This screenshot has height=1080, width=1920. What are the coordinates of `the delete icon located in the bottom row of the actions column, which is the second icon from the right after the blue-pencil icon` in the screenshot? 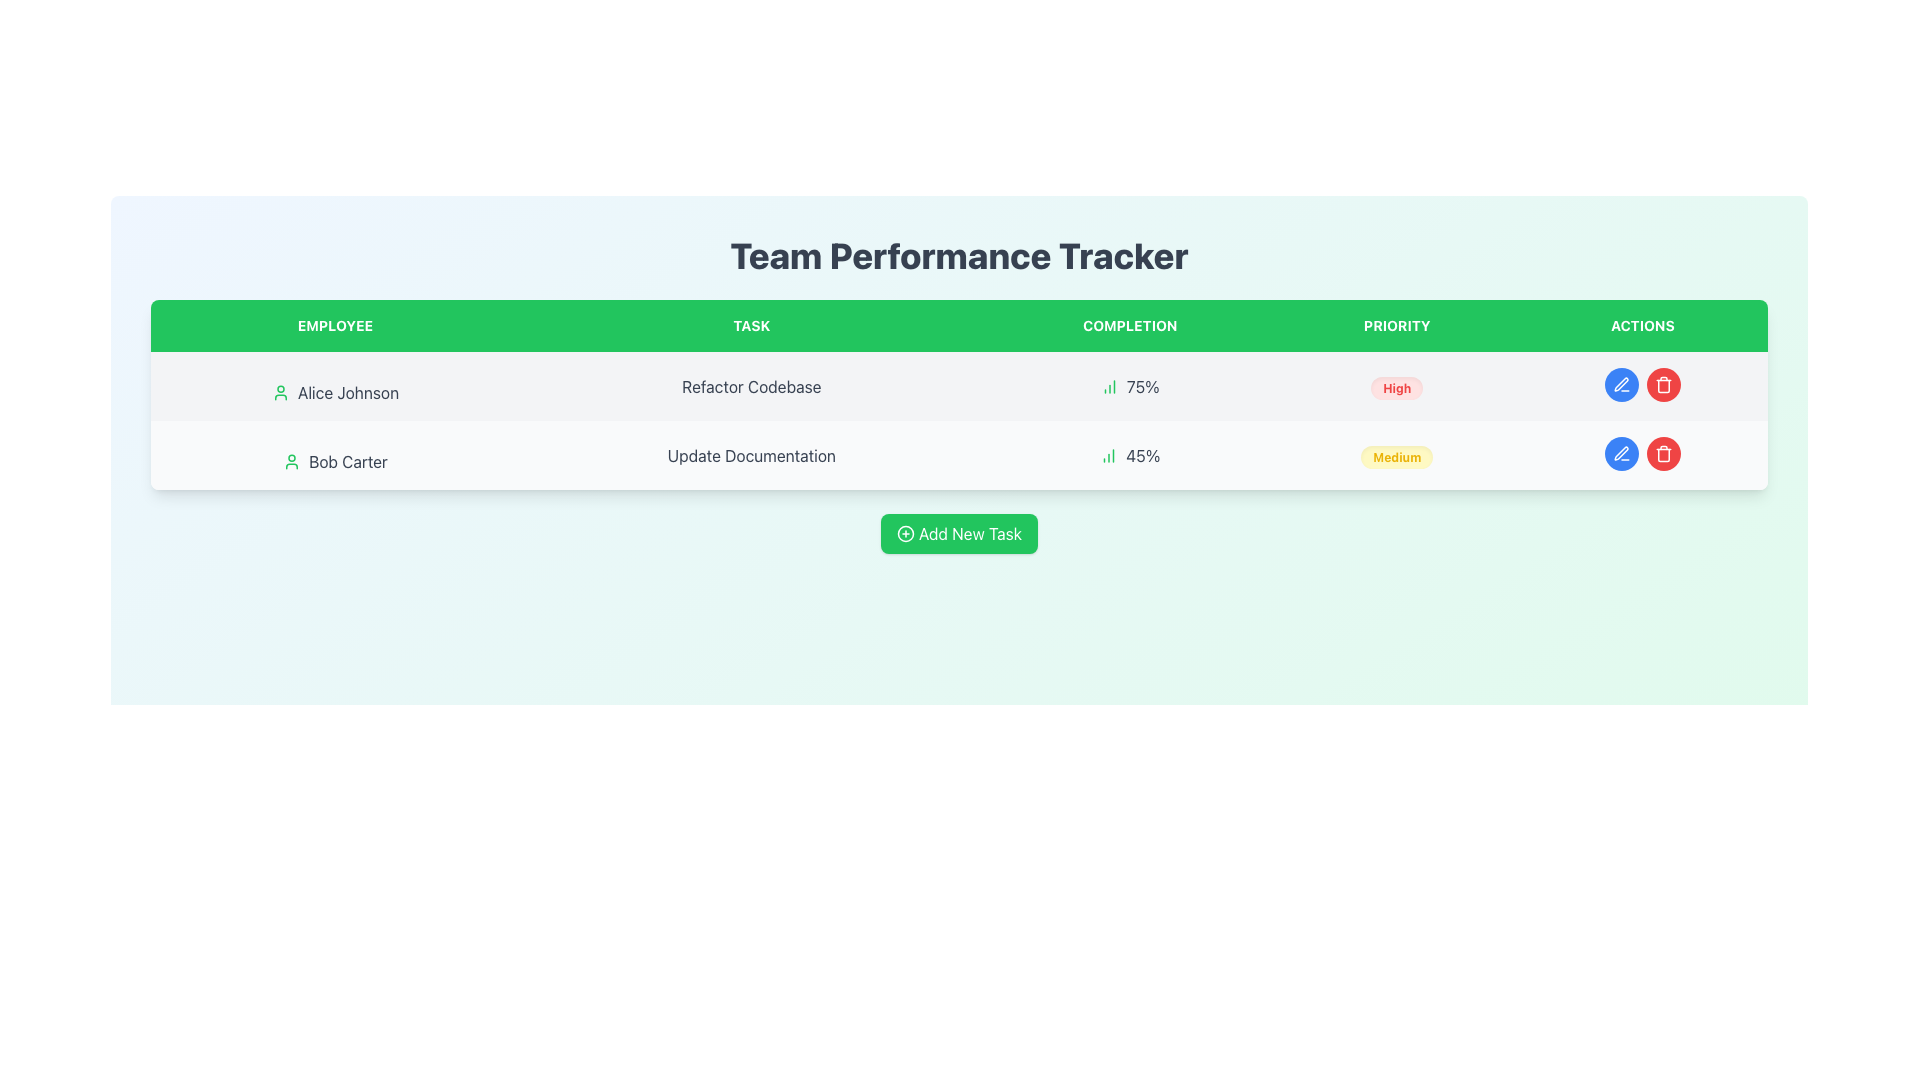 It's located at (1663, 386).